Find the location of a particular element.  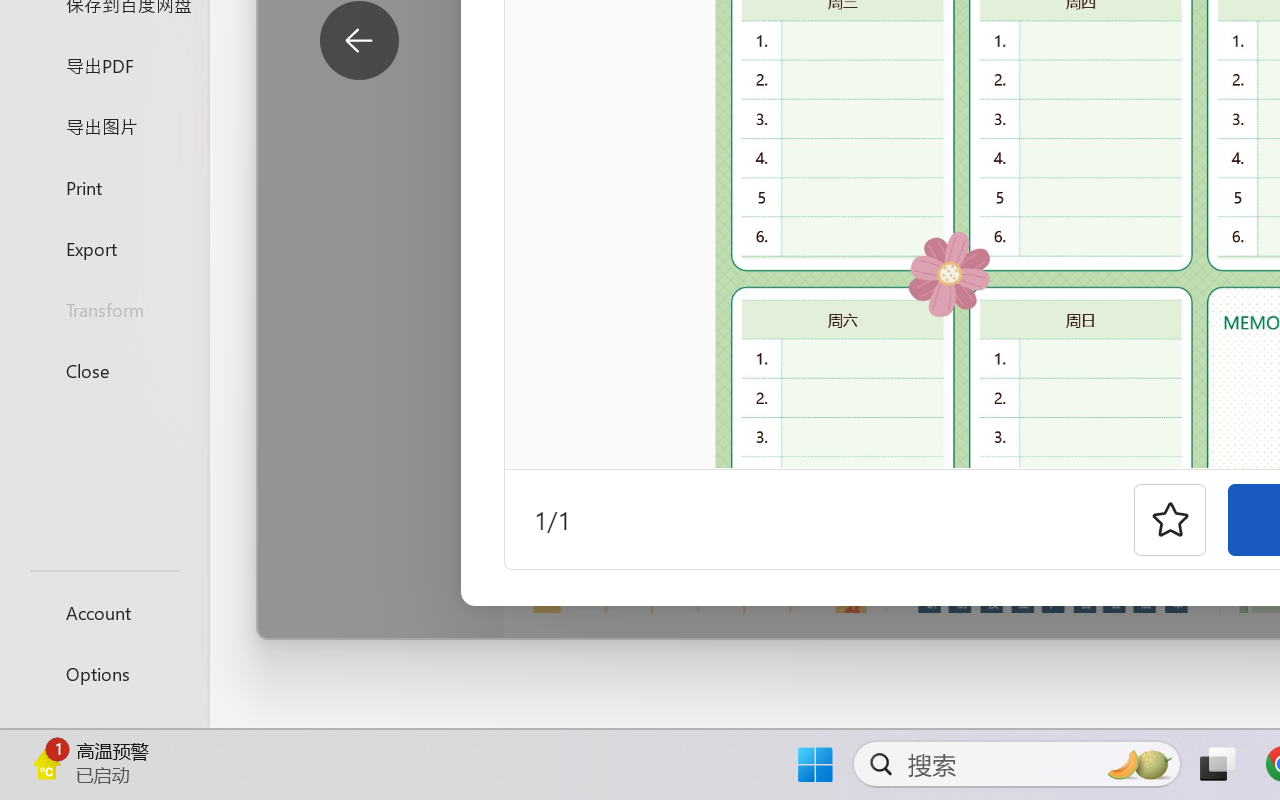

'Account' is located at coordinates (103, 612).